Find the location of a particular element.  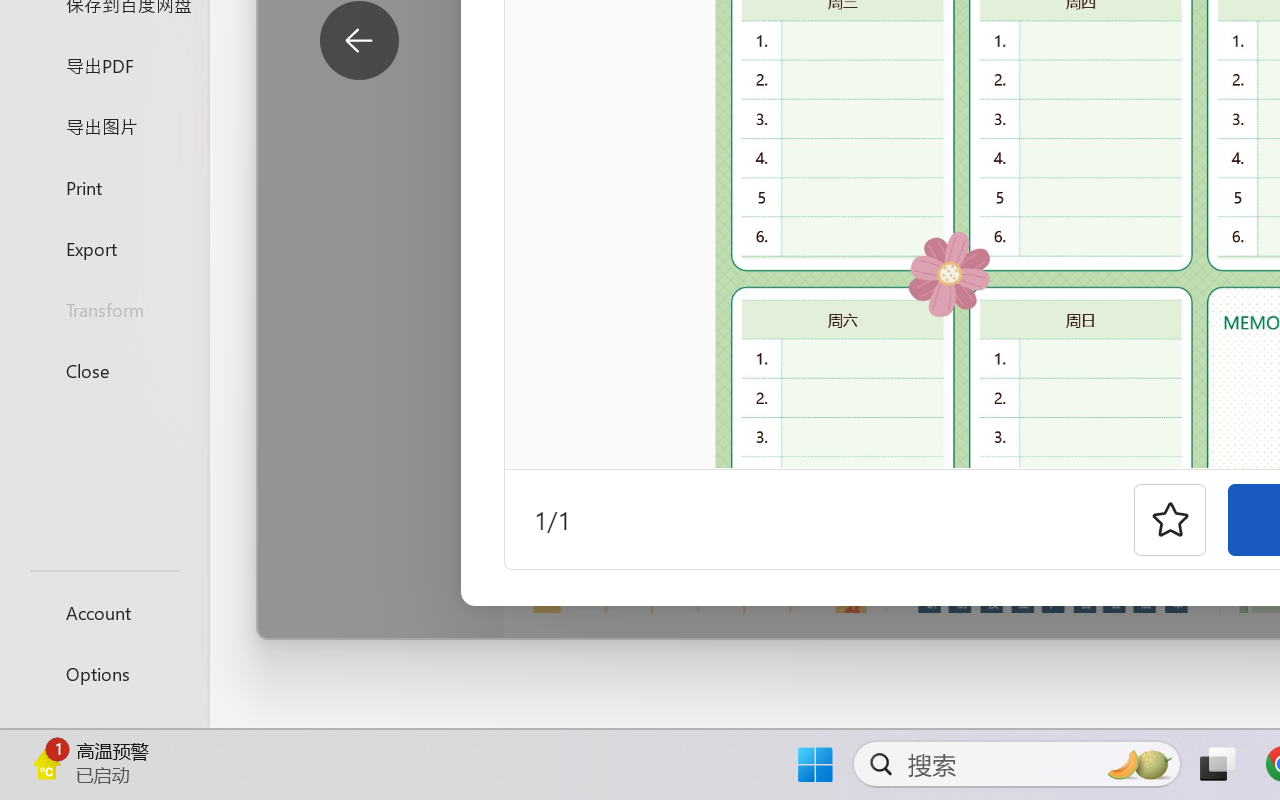

'Account' is located at coordinates (103, 612).